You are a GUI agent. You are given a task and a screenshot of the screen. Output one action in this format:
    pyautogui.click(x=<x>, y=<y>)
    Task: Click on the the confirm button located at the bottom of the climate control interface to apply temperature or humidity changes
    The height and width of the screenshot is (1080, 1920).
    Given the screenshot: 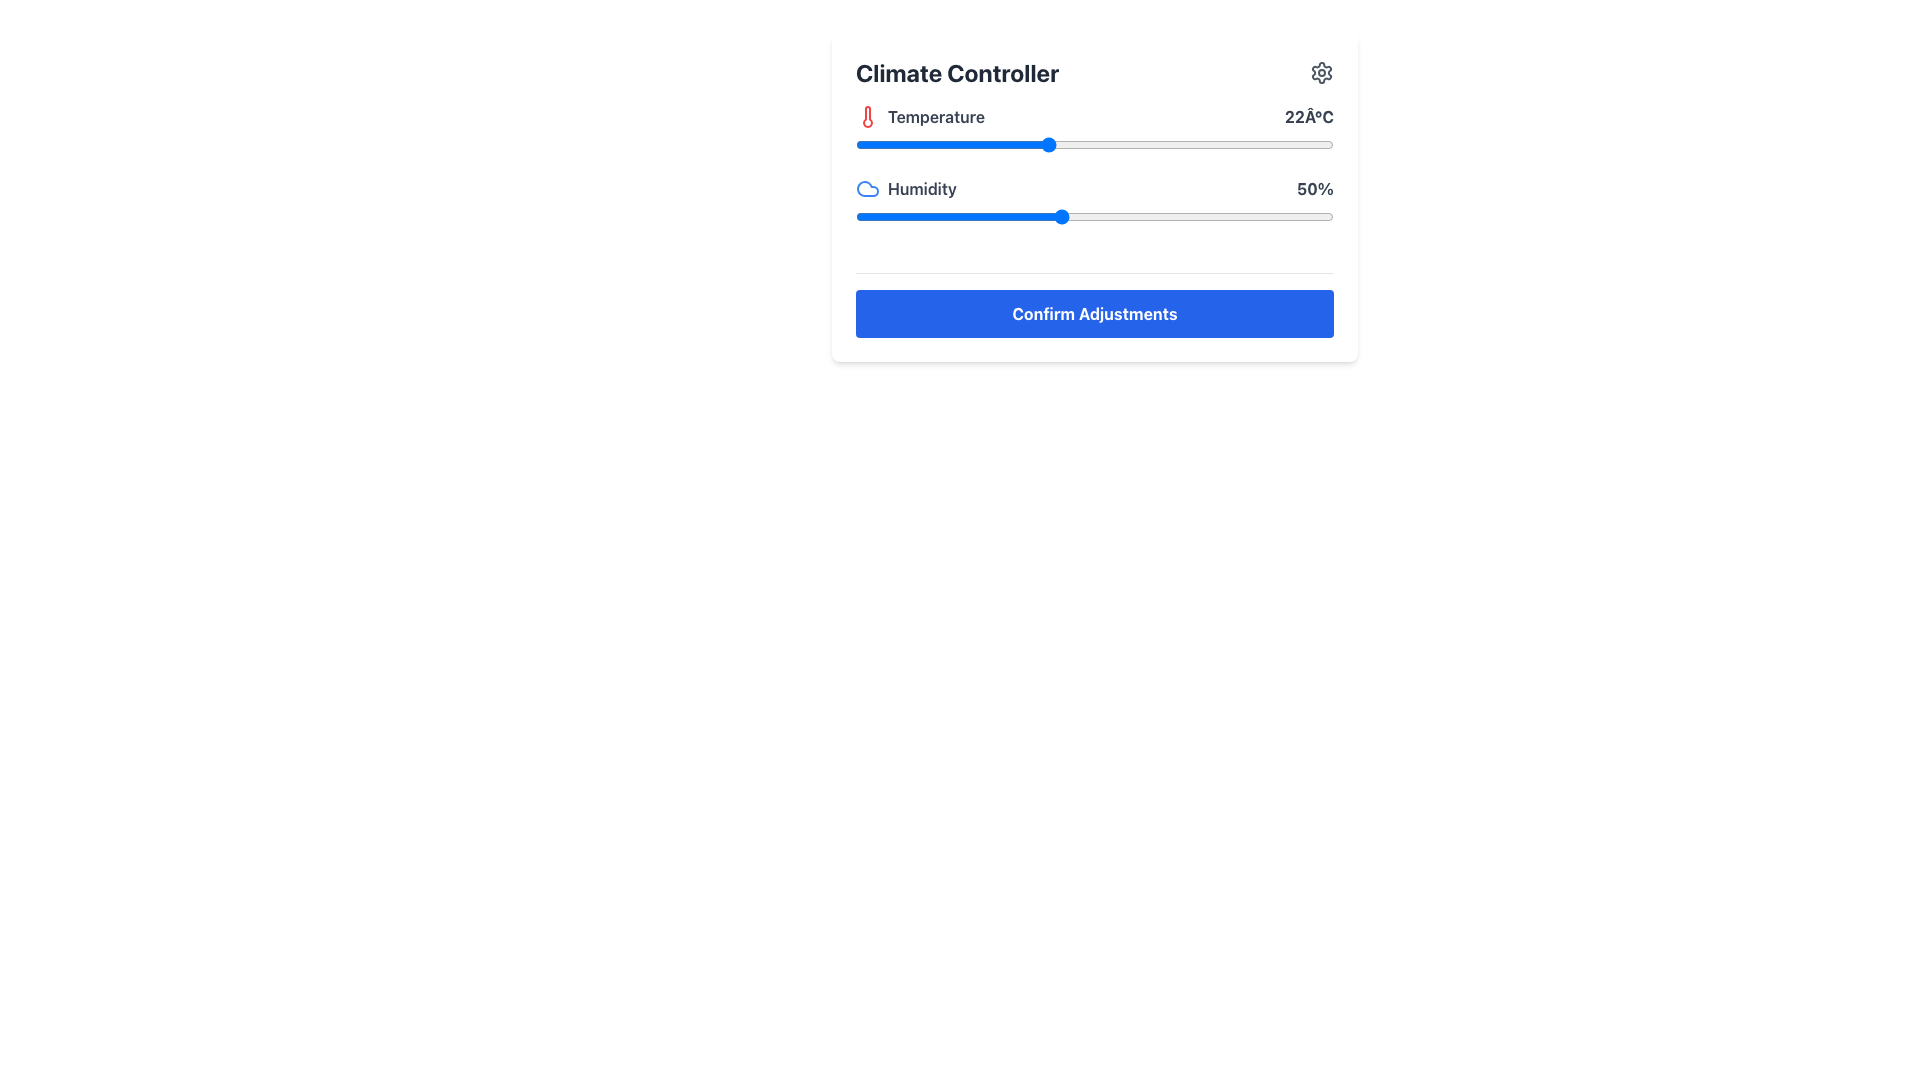 What is the action you would take?
    pyautogui.click(x=1093, y=305)
    